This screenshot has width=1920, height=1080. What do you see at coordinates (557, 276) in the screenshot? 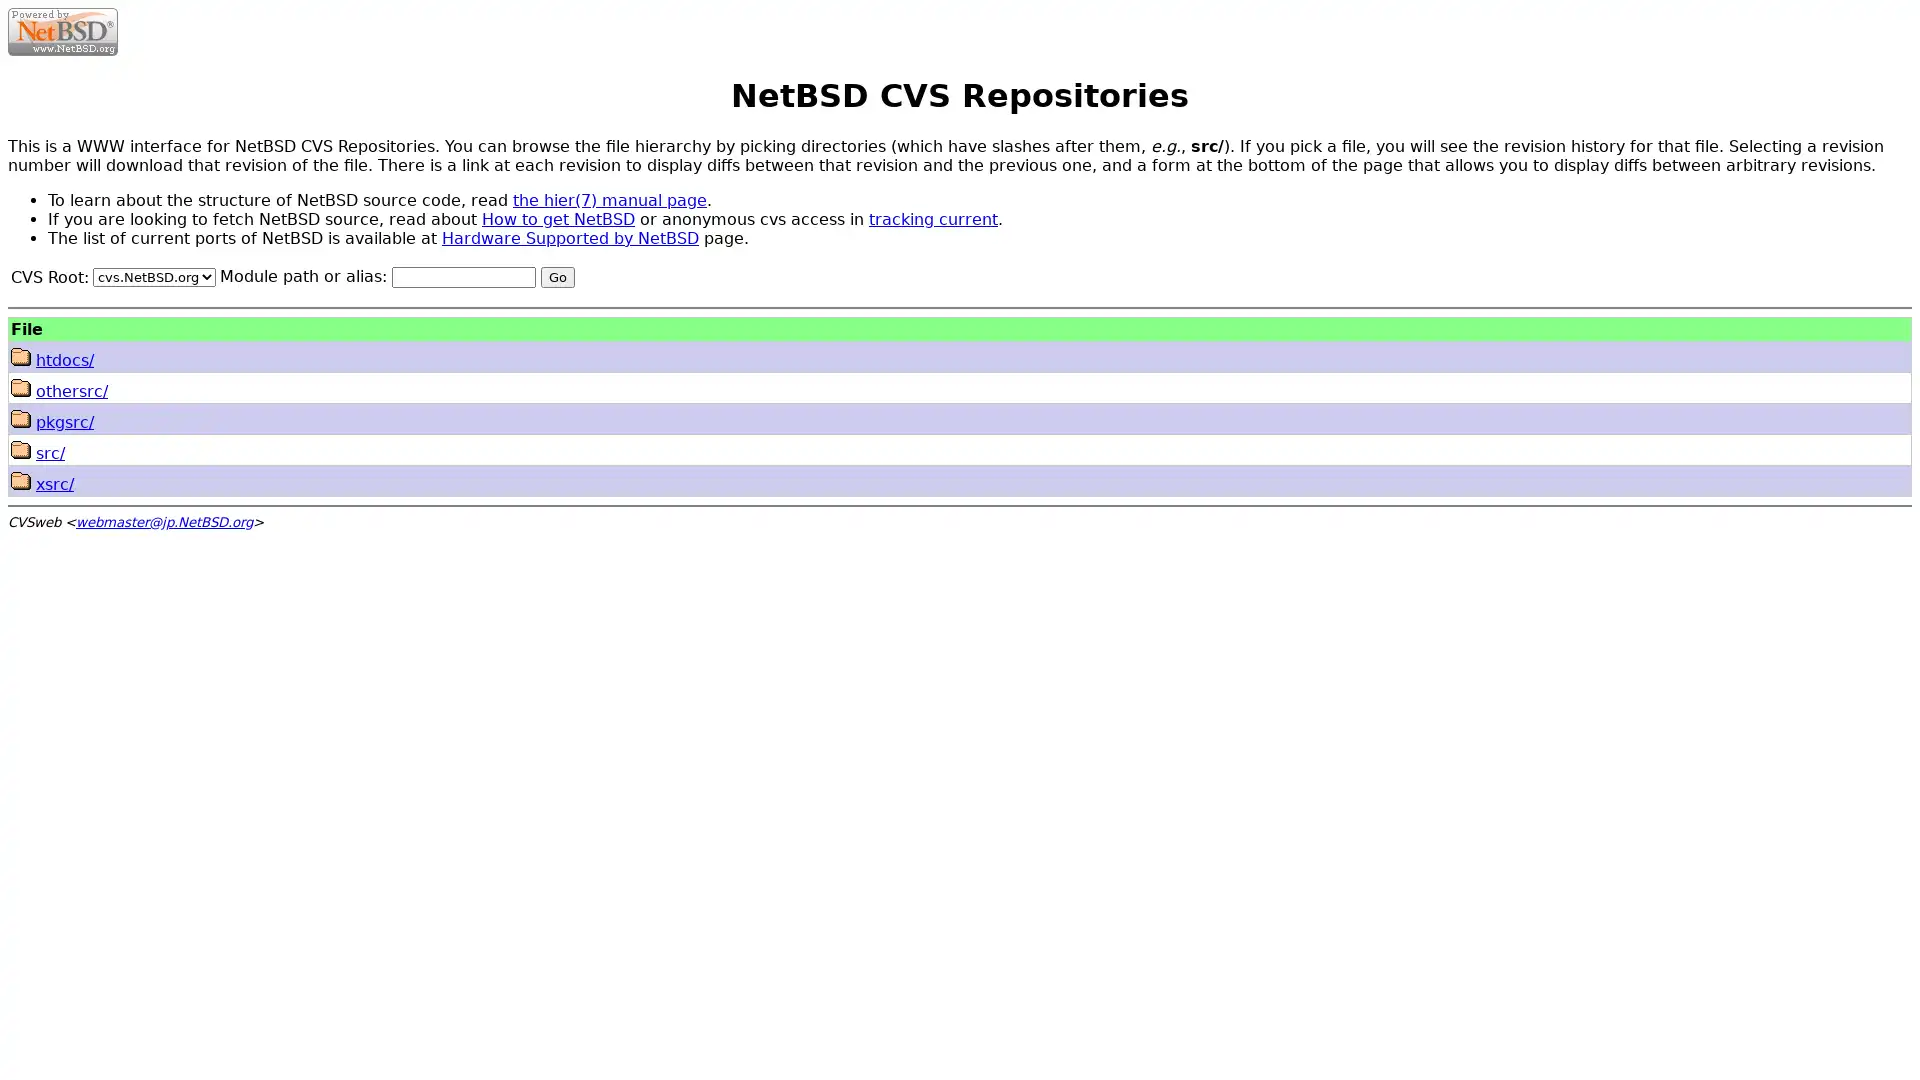
I see `Go` at bounding box center [557, 276].